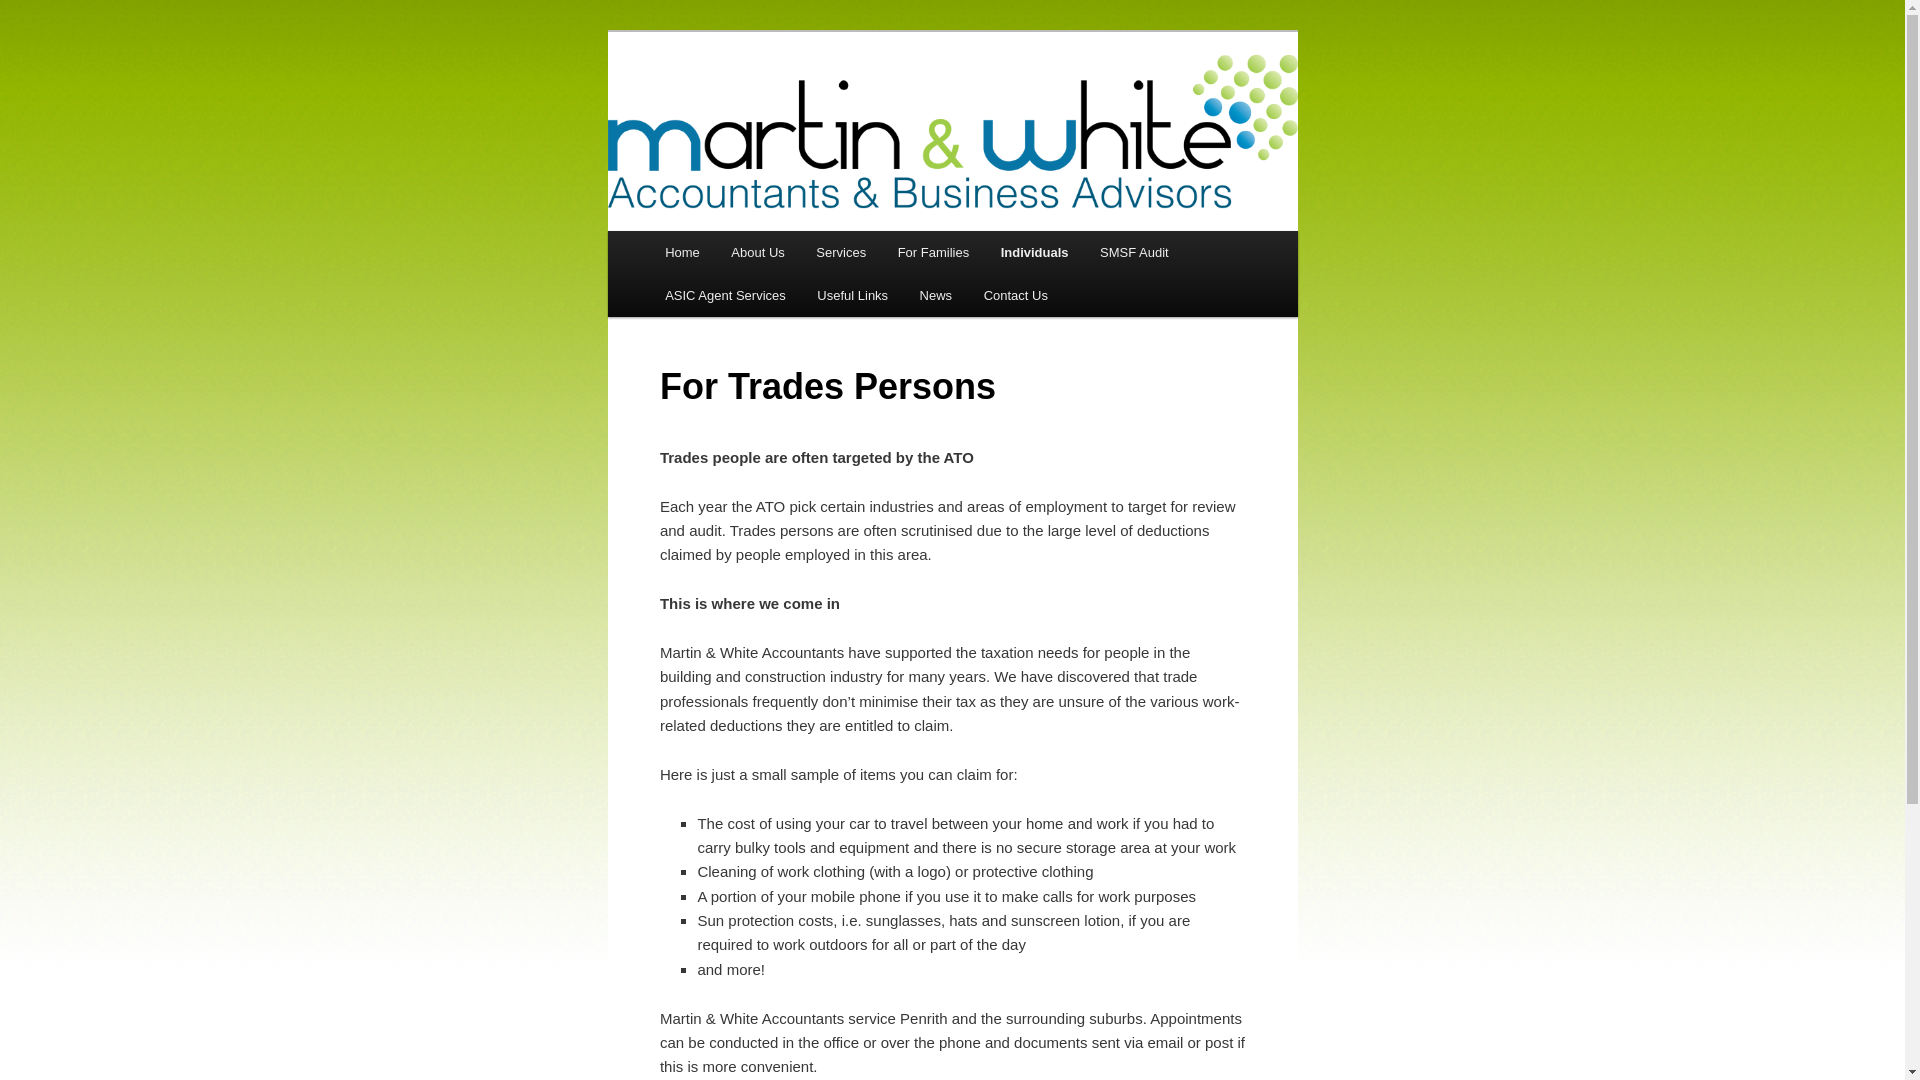 The width and height of the screenshot is (1920, 1080). I want to click on 'Individuals', so click(1034, 251).